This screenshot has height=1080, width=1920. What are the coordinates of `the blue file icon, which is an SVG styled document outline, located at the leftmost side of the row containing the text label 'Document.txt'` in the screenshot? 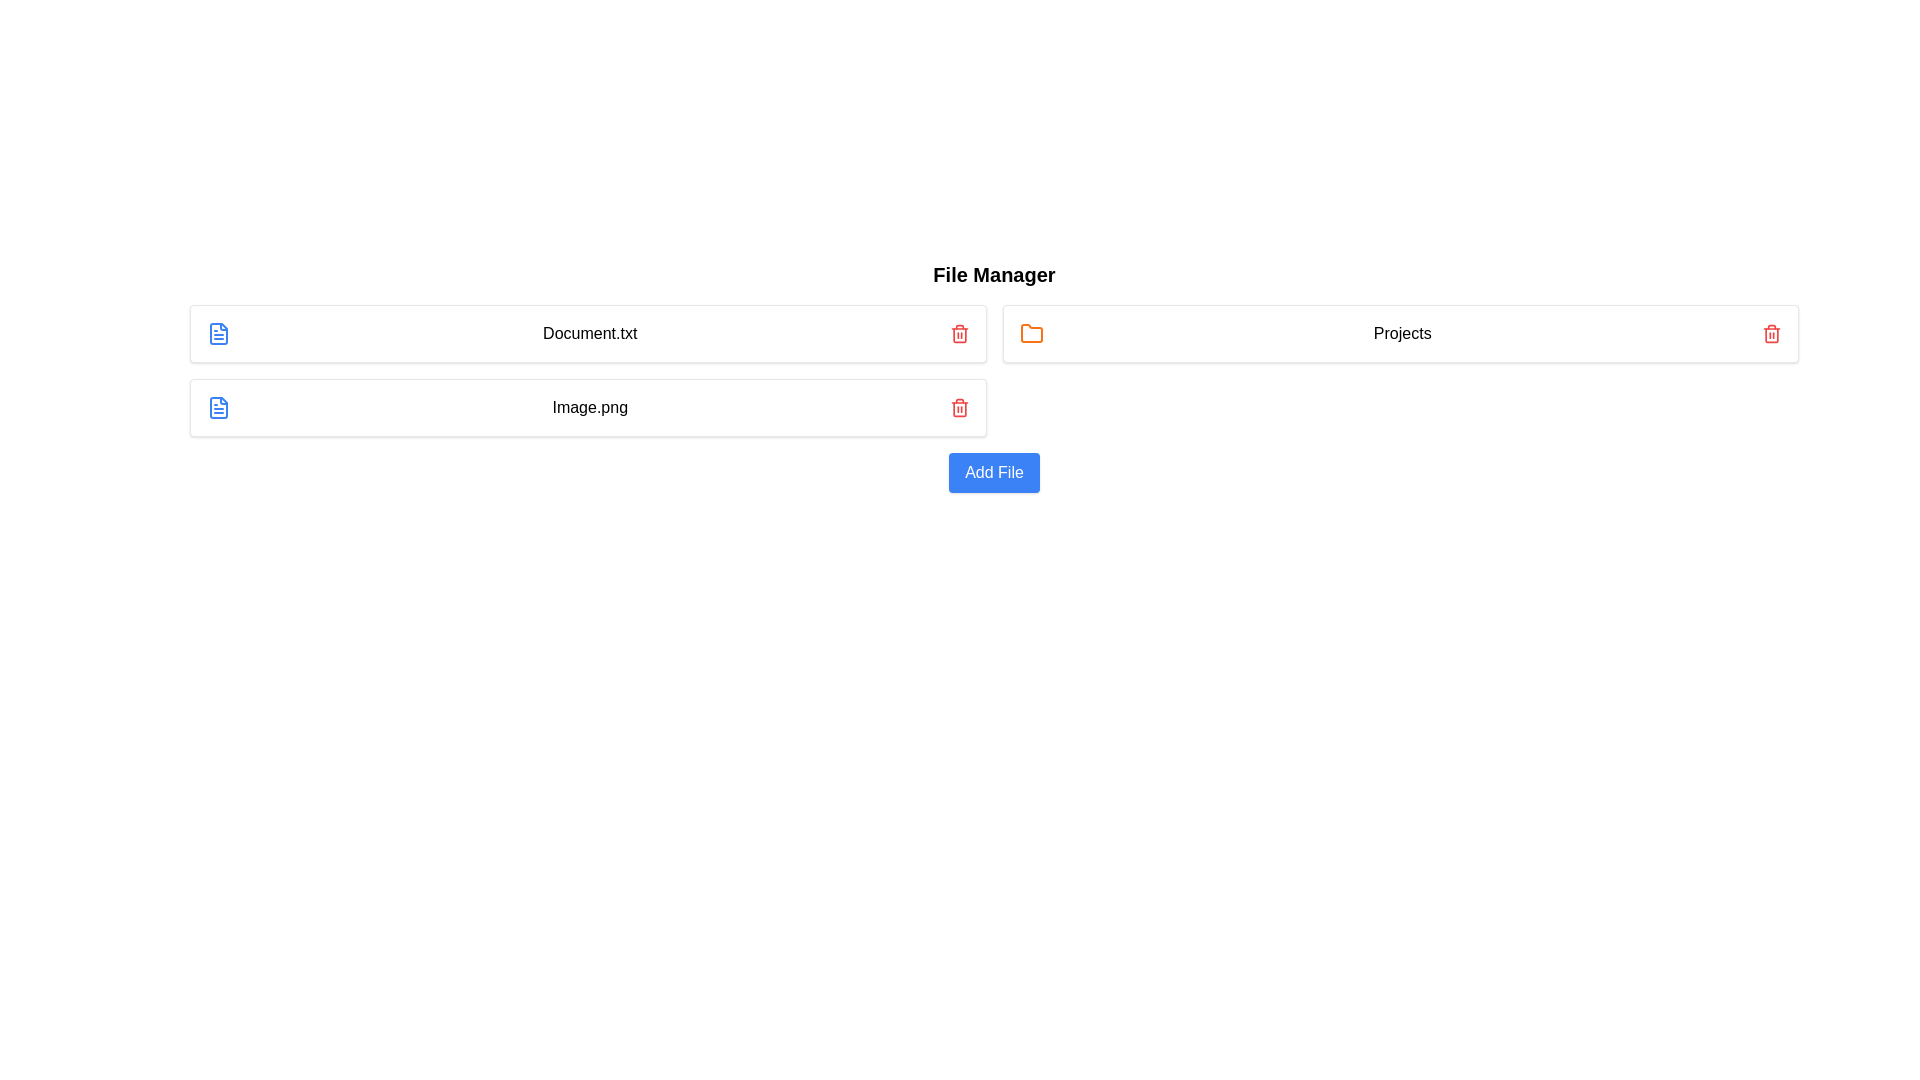 It's located at (219, 333).